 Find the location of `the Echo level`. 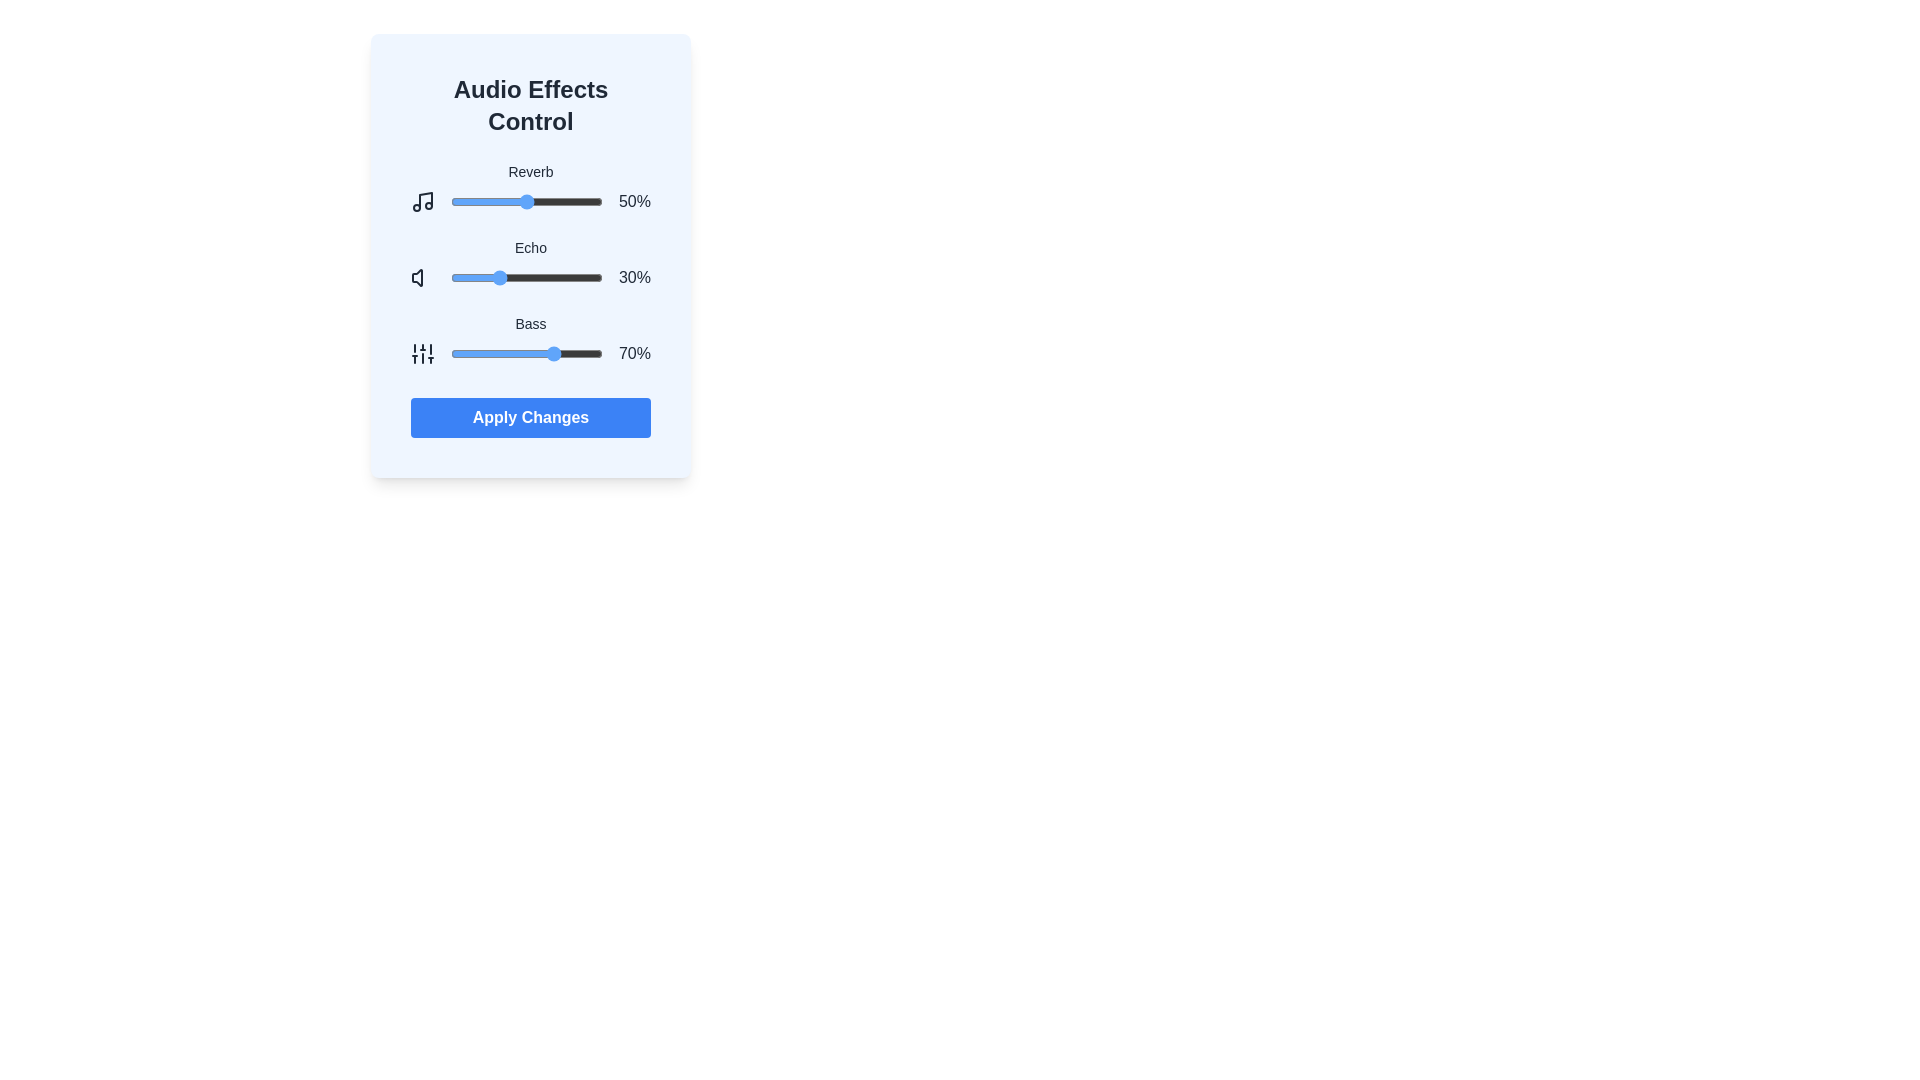

the Echo level is located at coordinates (514, 277).